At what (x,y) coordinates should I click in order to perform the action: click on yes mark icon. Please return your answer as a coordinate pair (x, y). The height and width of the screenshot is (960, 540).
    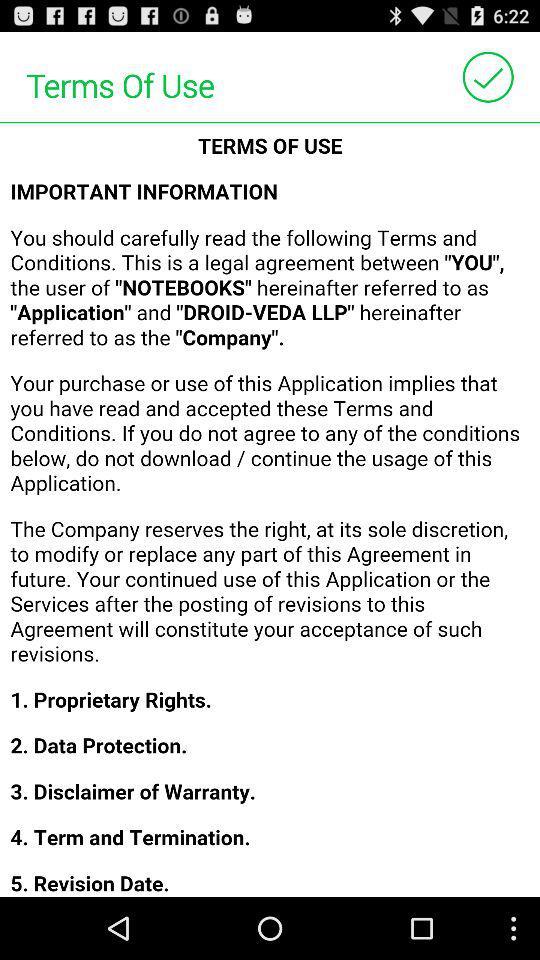
    Looking at the image, I should click on (487, 77).